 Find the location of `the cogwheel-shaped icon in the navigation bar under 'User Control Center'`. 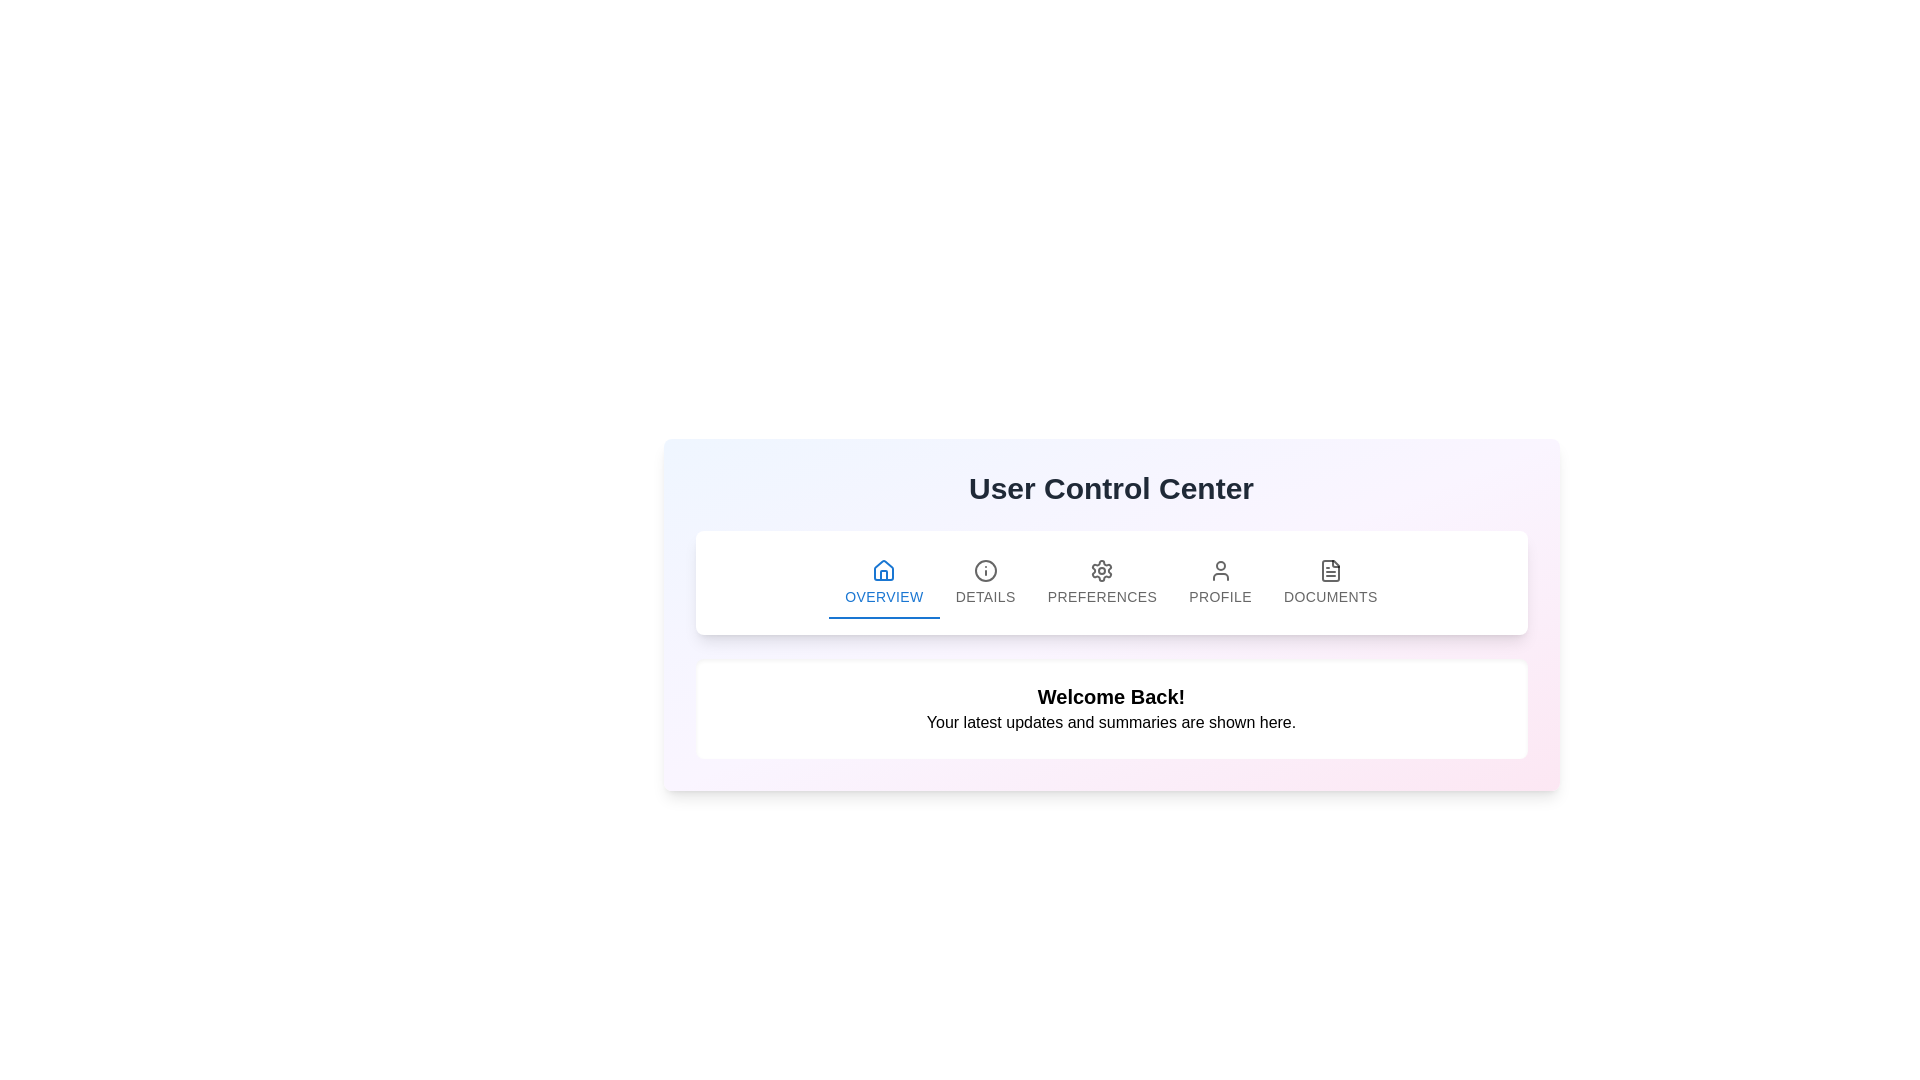

the cogwheel-shaped icon in the navigation bar under 'User Control Center' is located at coordinates (1101, 571).